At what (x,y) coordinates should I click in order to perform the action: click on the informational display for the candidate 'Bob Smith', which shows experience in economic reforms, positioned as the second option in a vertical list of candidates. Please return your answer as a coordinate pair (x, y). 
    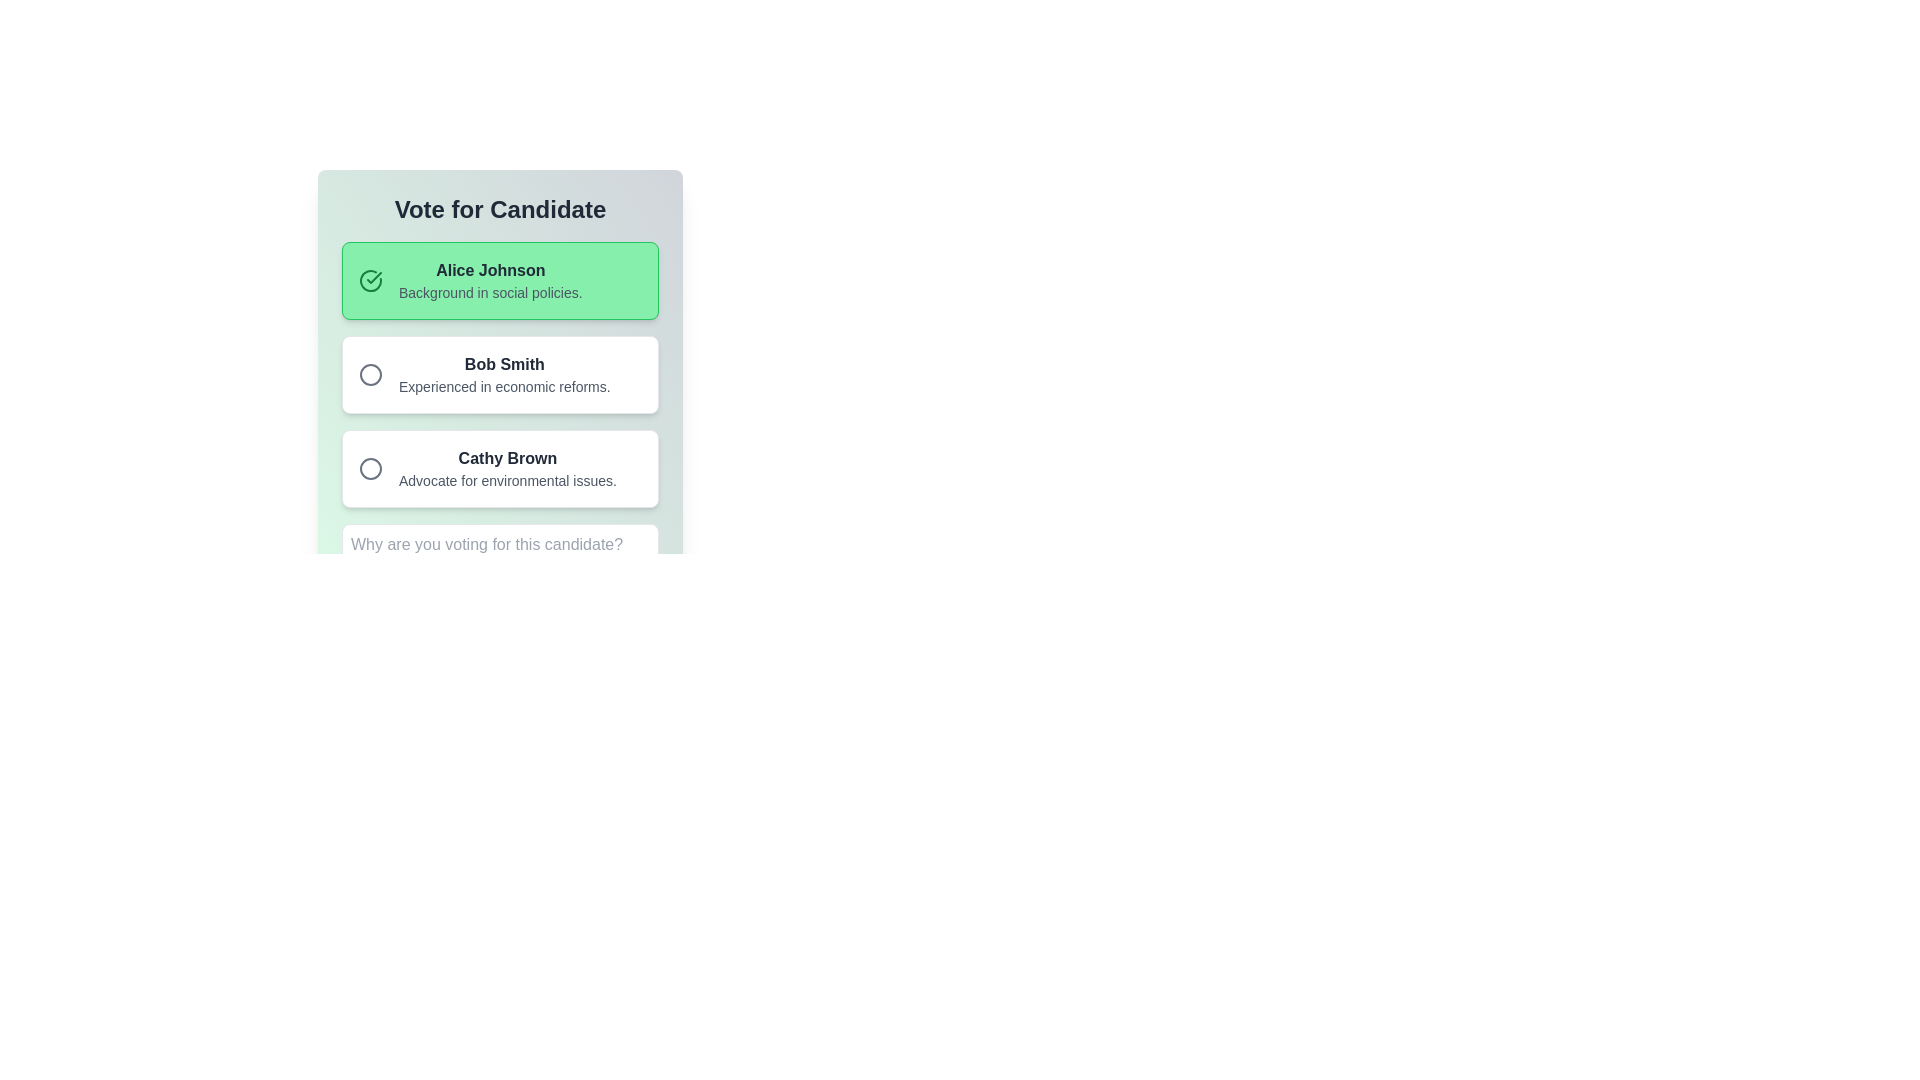
    Looking at the image, I should click on (504, 374).